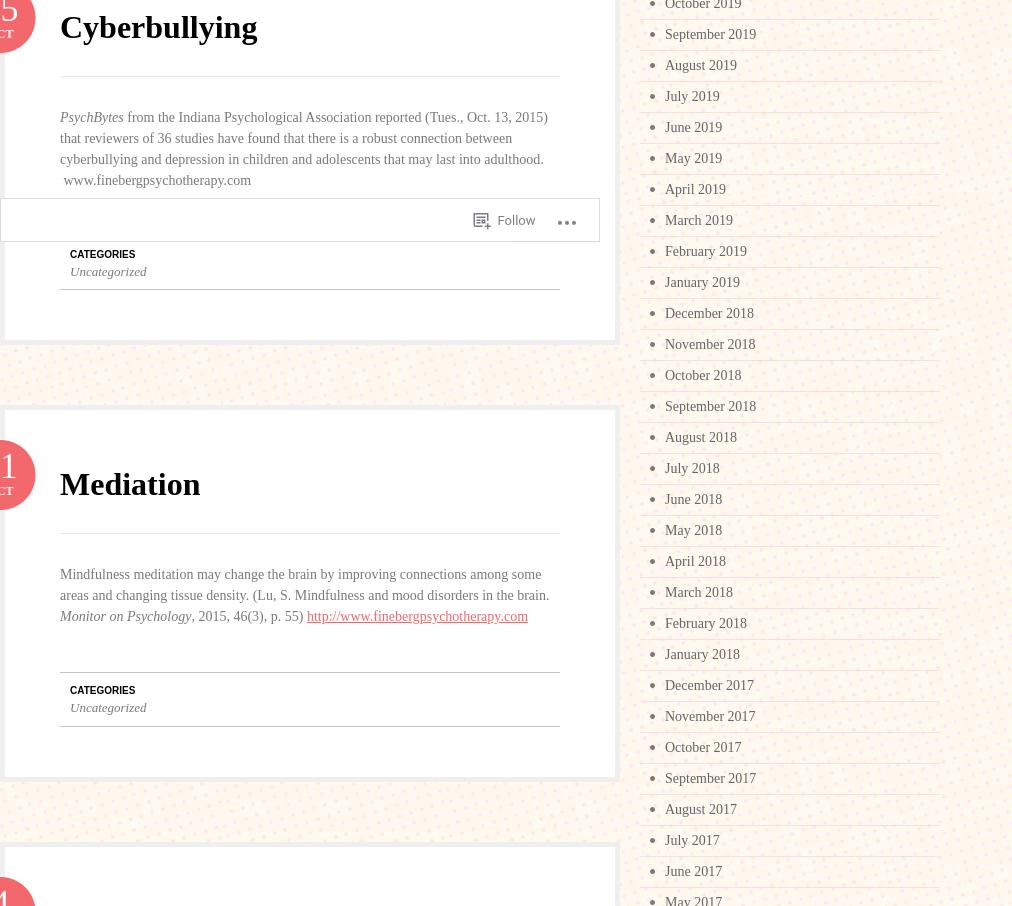  Describe the element at coordinates (705, 623) in the screenshot. I see `'February 2018'` at that location.